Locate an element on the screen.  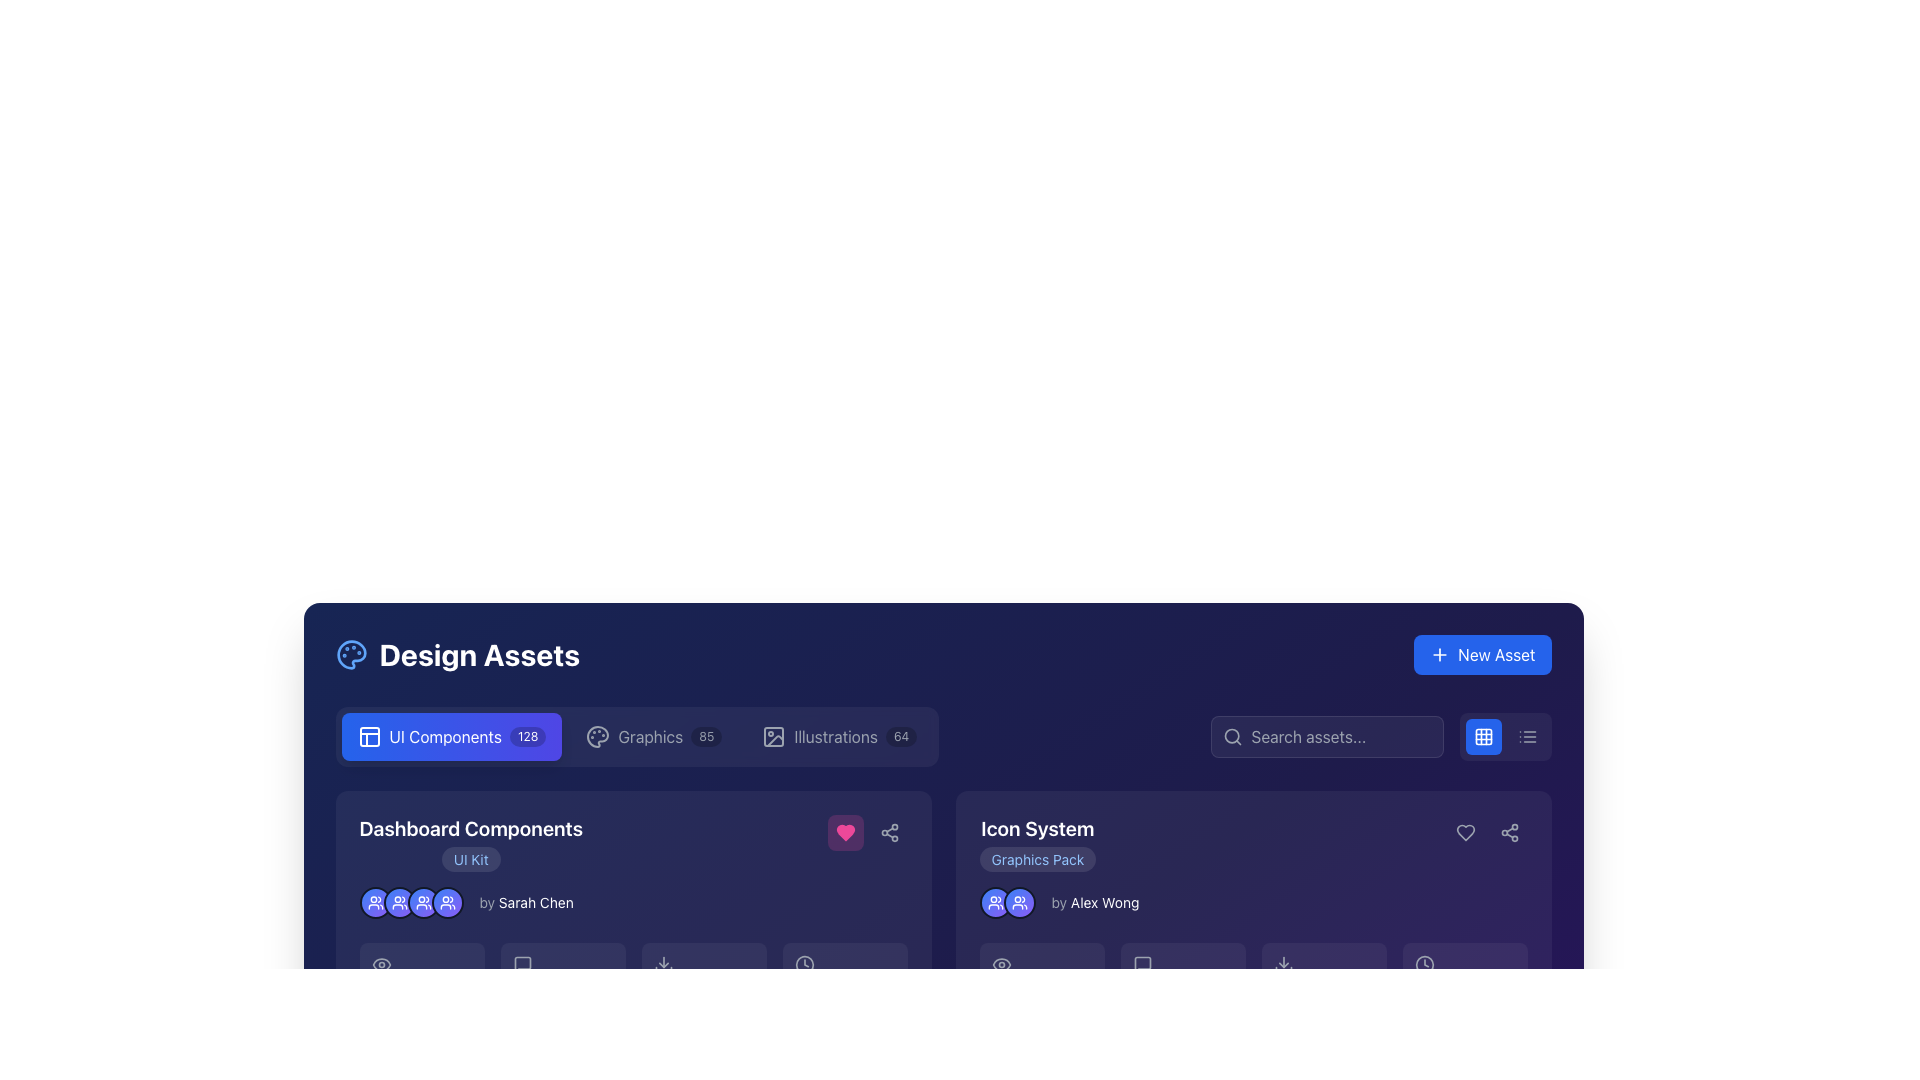
the share button is located at coordinates (888, 833).